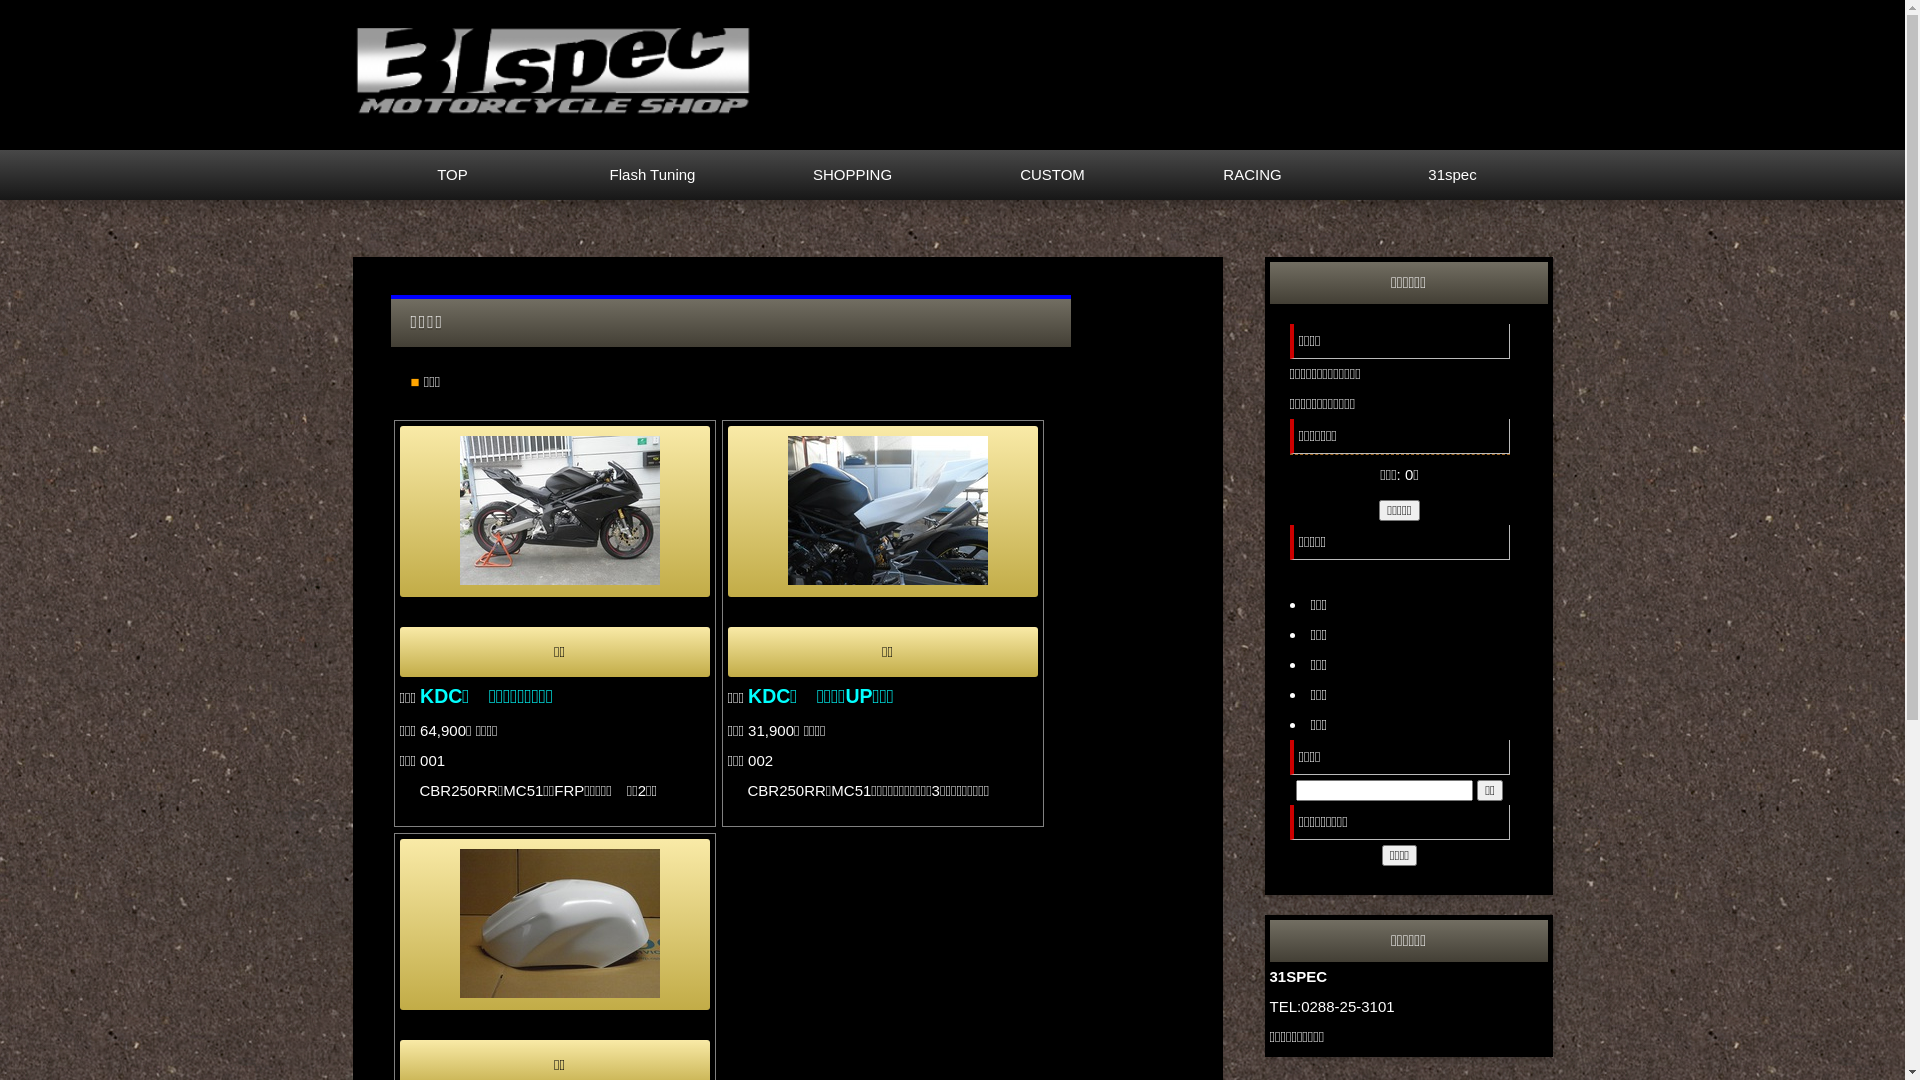  Describe the element at coordinates (450, 173) in the screenshot. I see `'TOP'` at that location.